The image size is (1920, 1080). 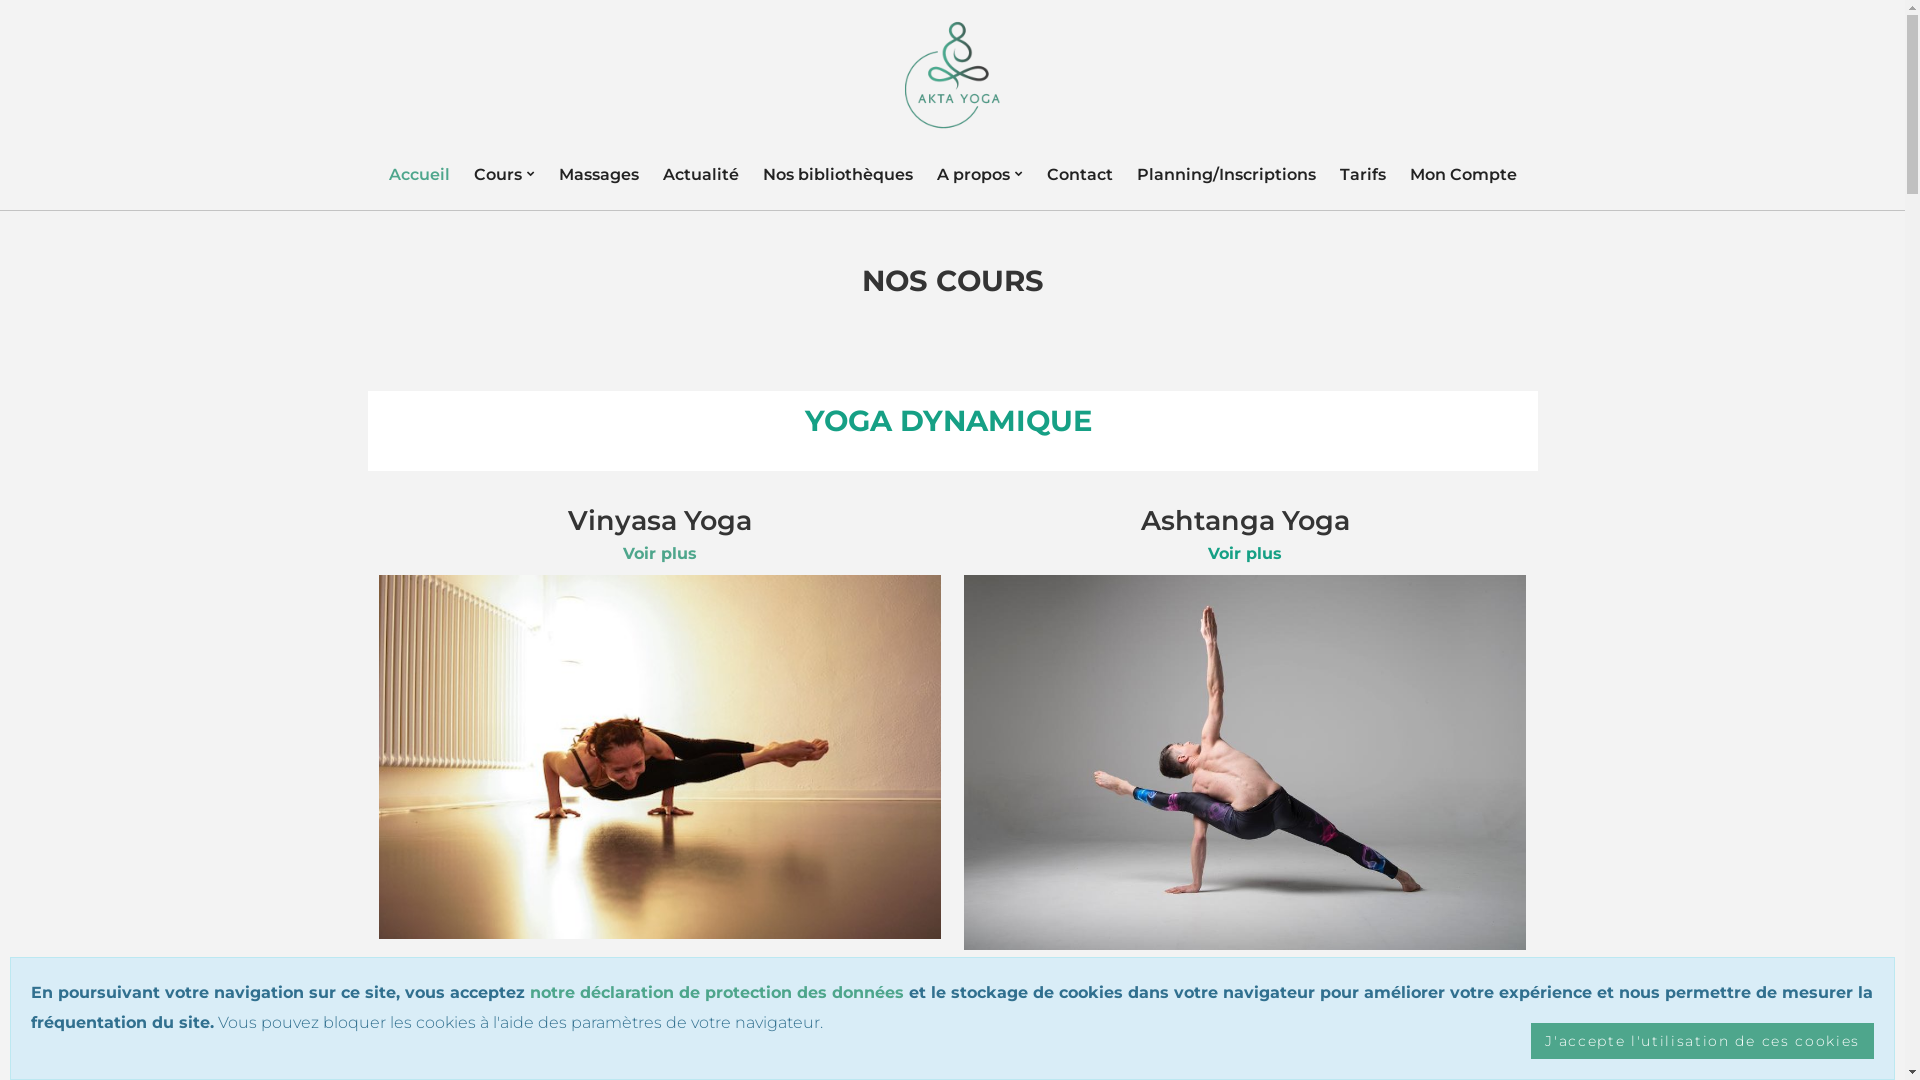 I want to click on 'Voir plus', so click(x=1243, y=553).